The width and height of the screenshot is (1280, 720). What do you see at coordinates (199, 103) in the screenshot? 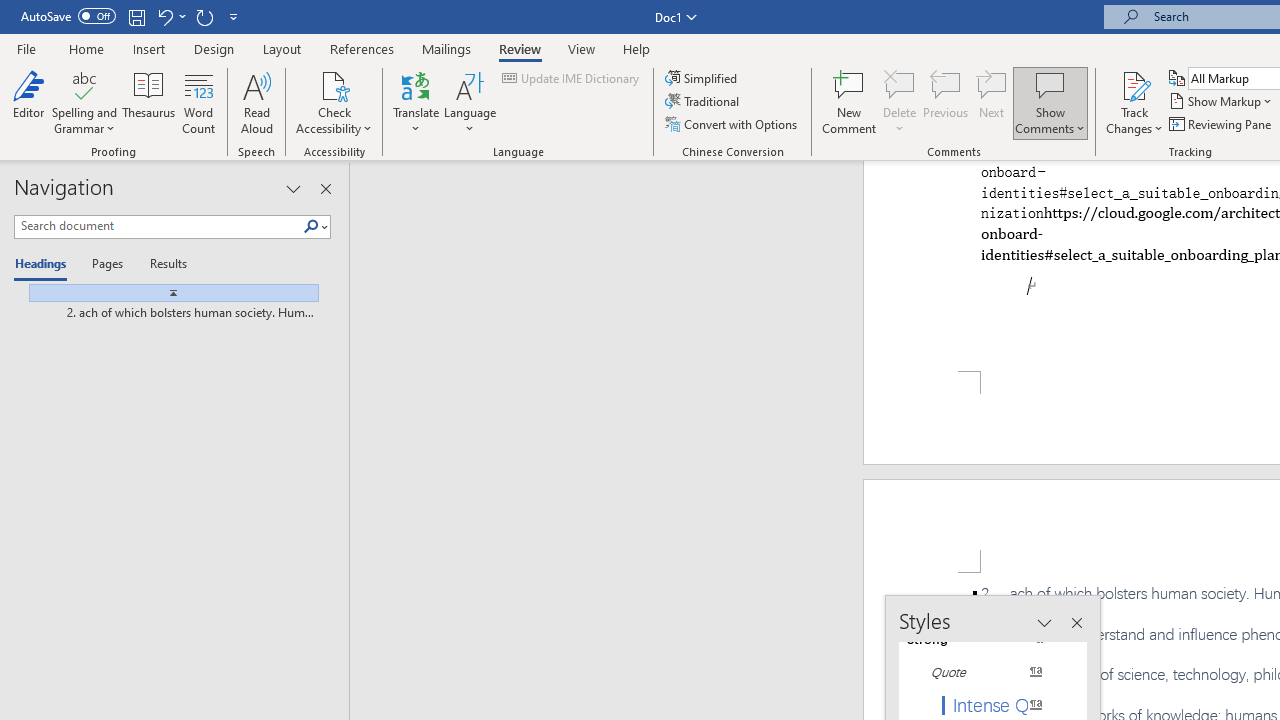
I see `'Word Count'` at bounding box center [199, 103].